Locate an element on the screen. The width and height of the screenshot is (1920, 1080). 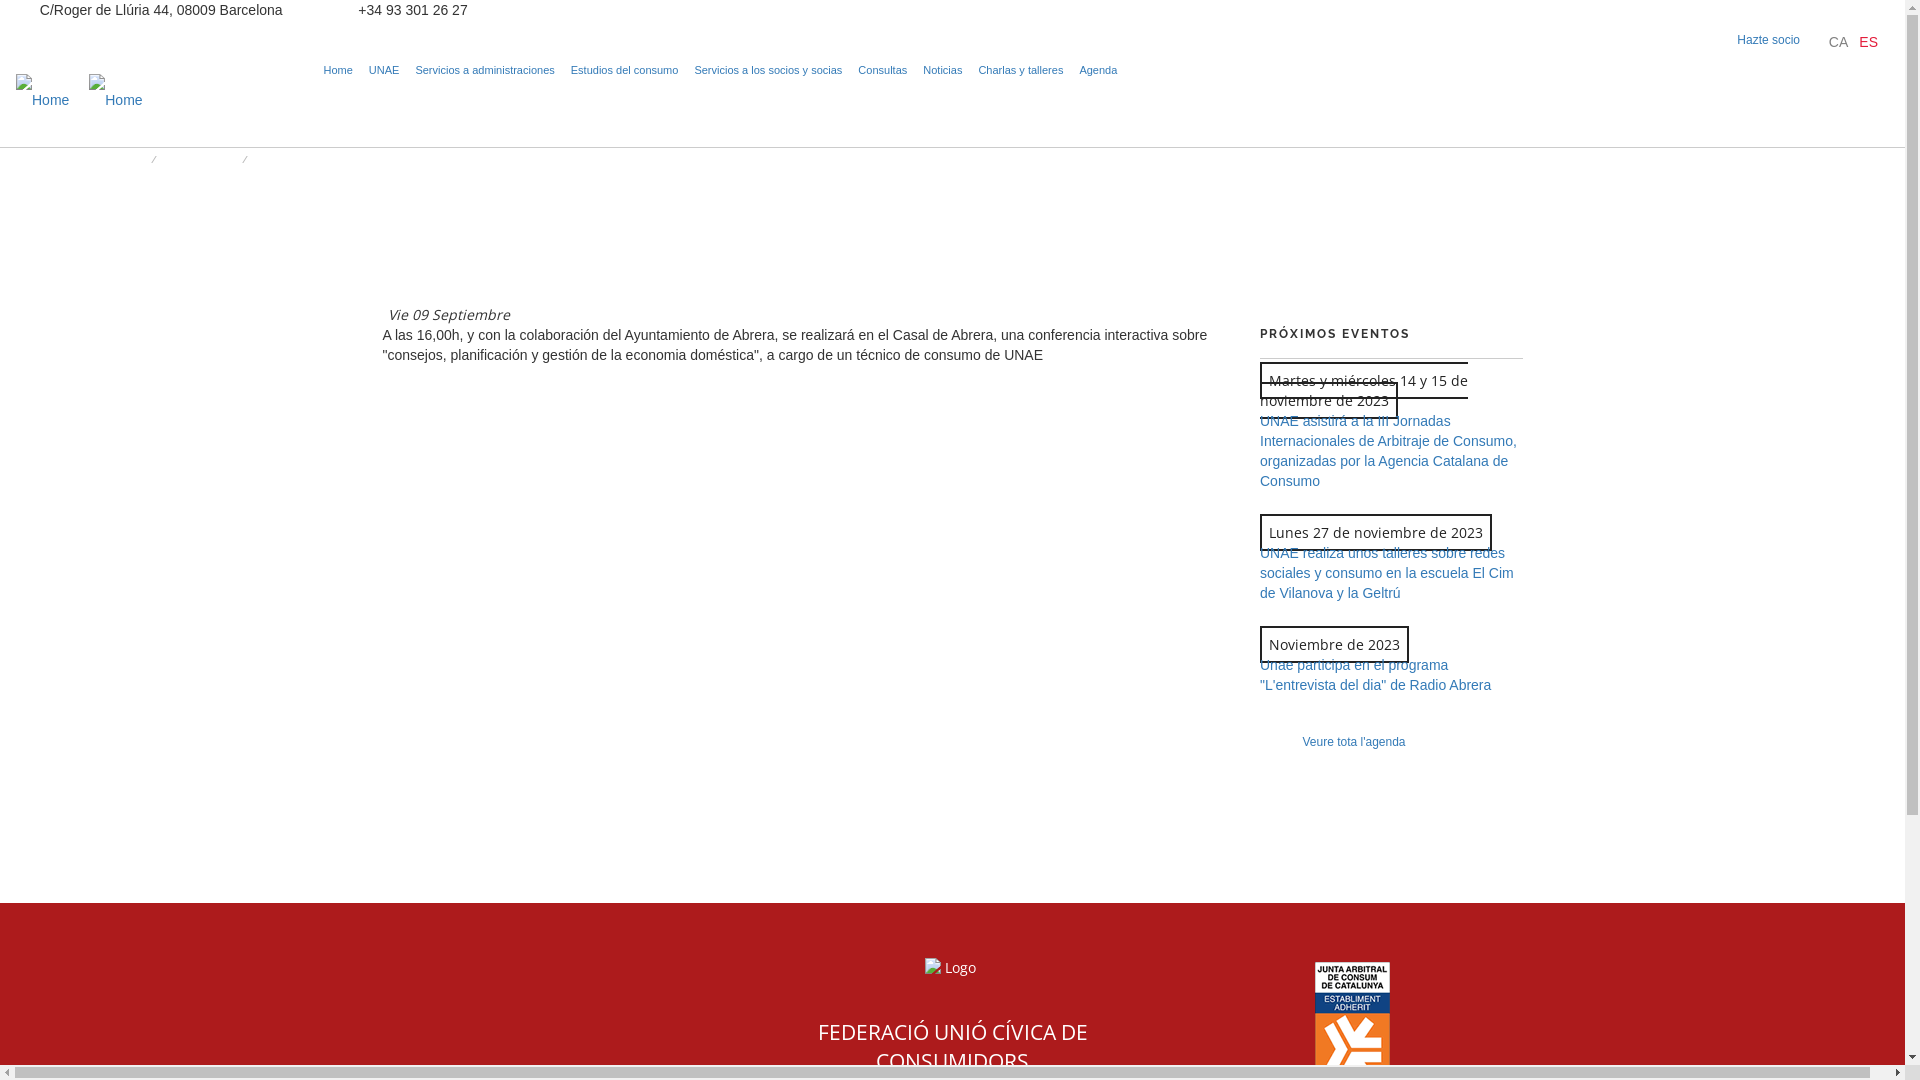
'Veure tota l'agenda' is located at coordinates (1354, 741).